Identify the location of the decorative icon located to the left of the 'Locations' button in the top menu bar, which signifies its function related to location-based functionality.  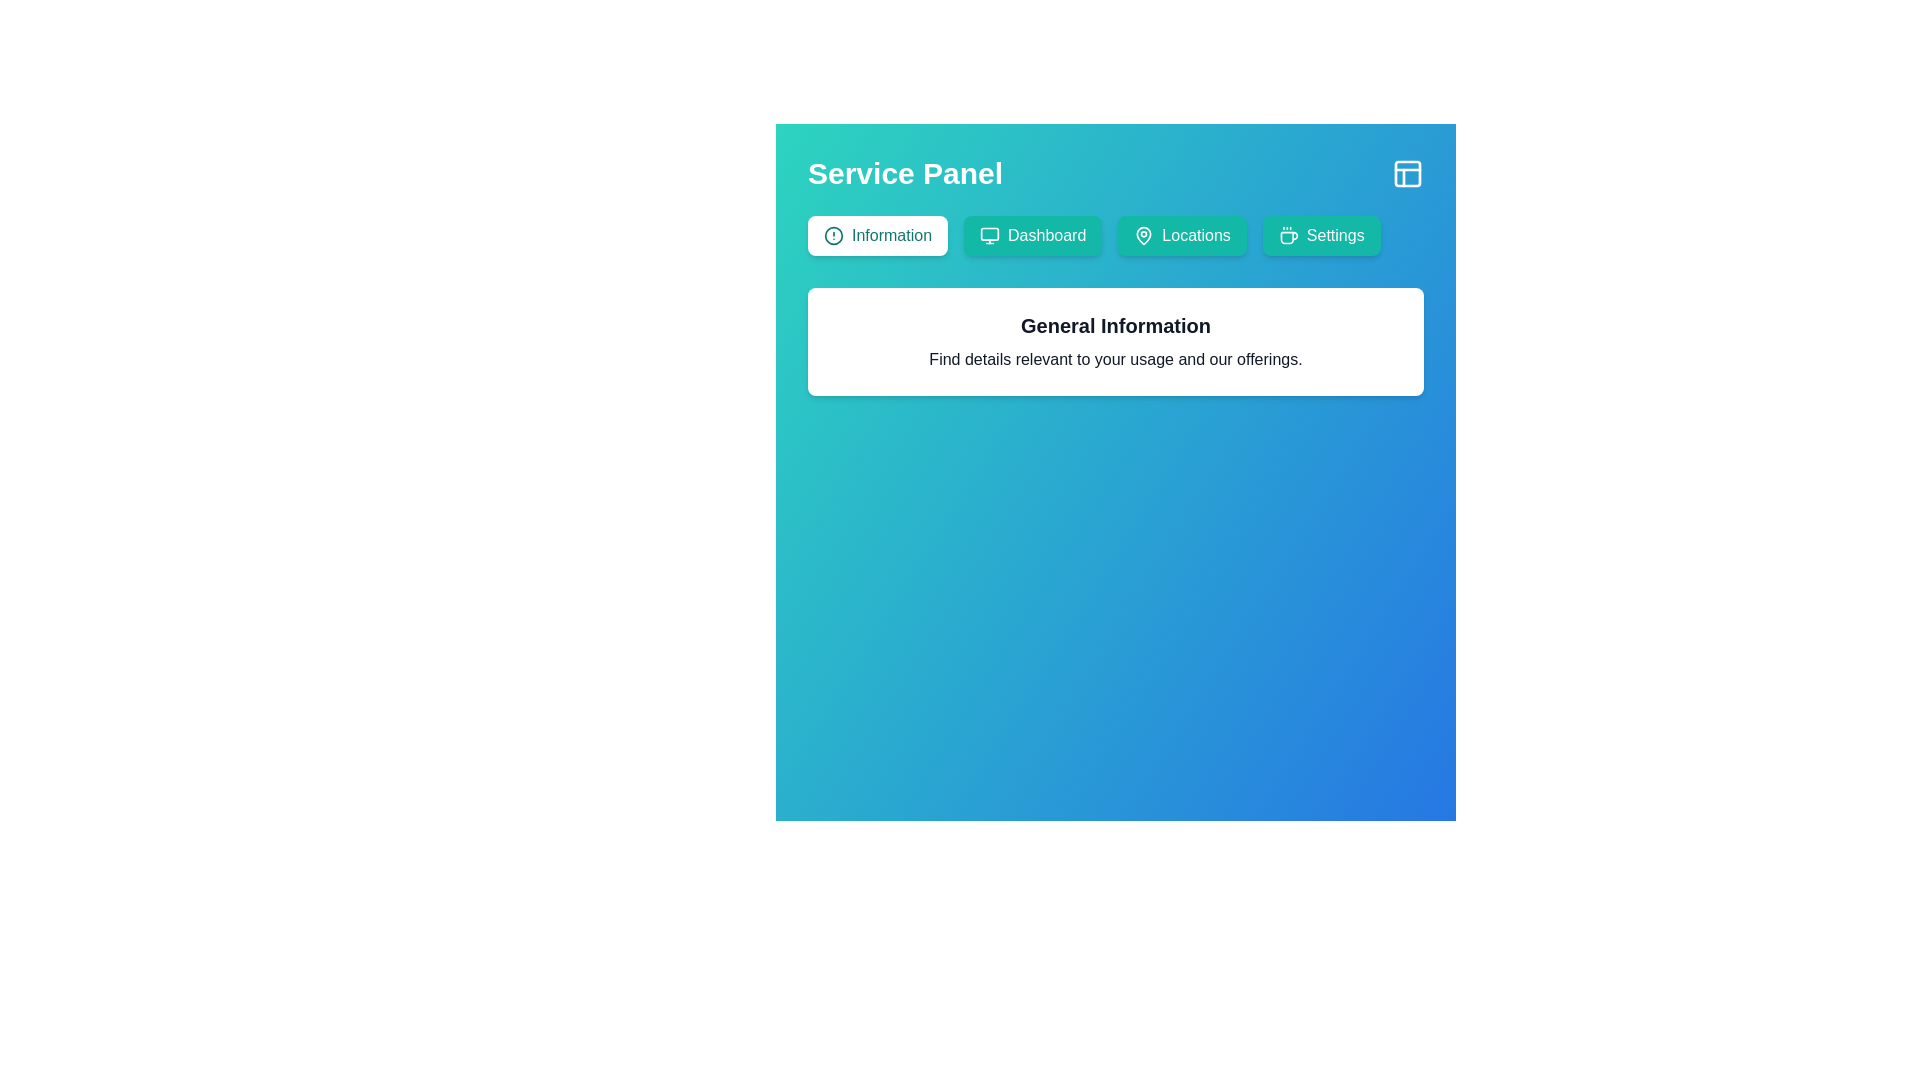
(1144, 234).